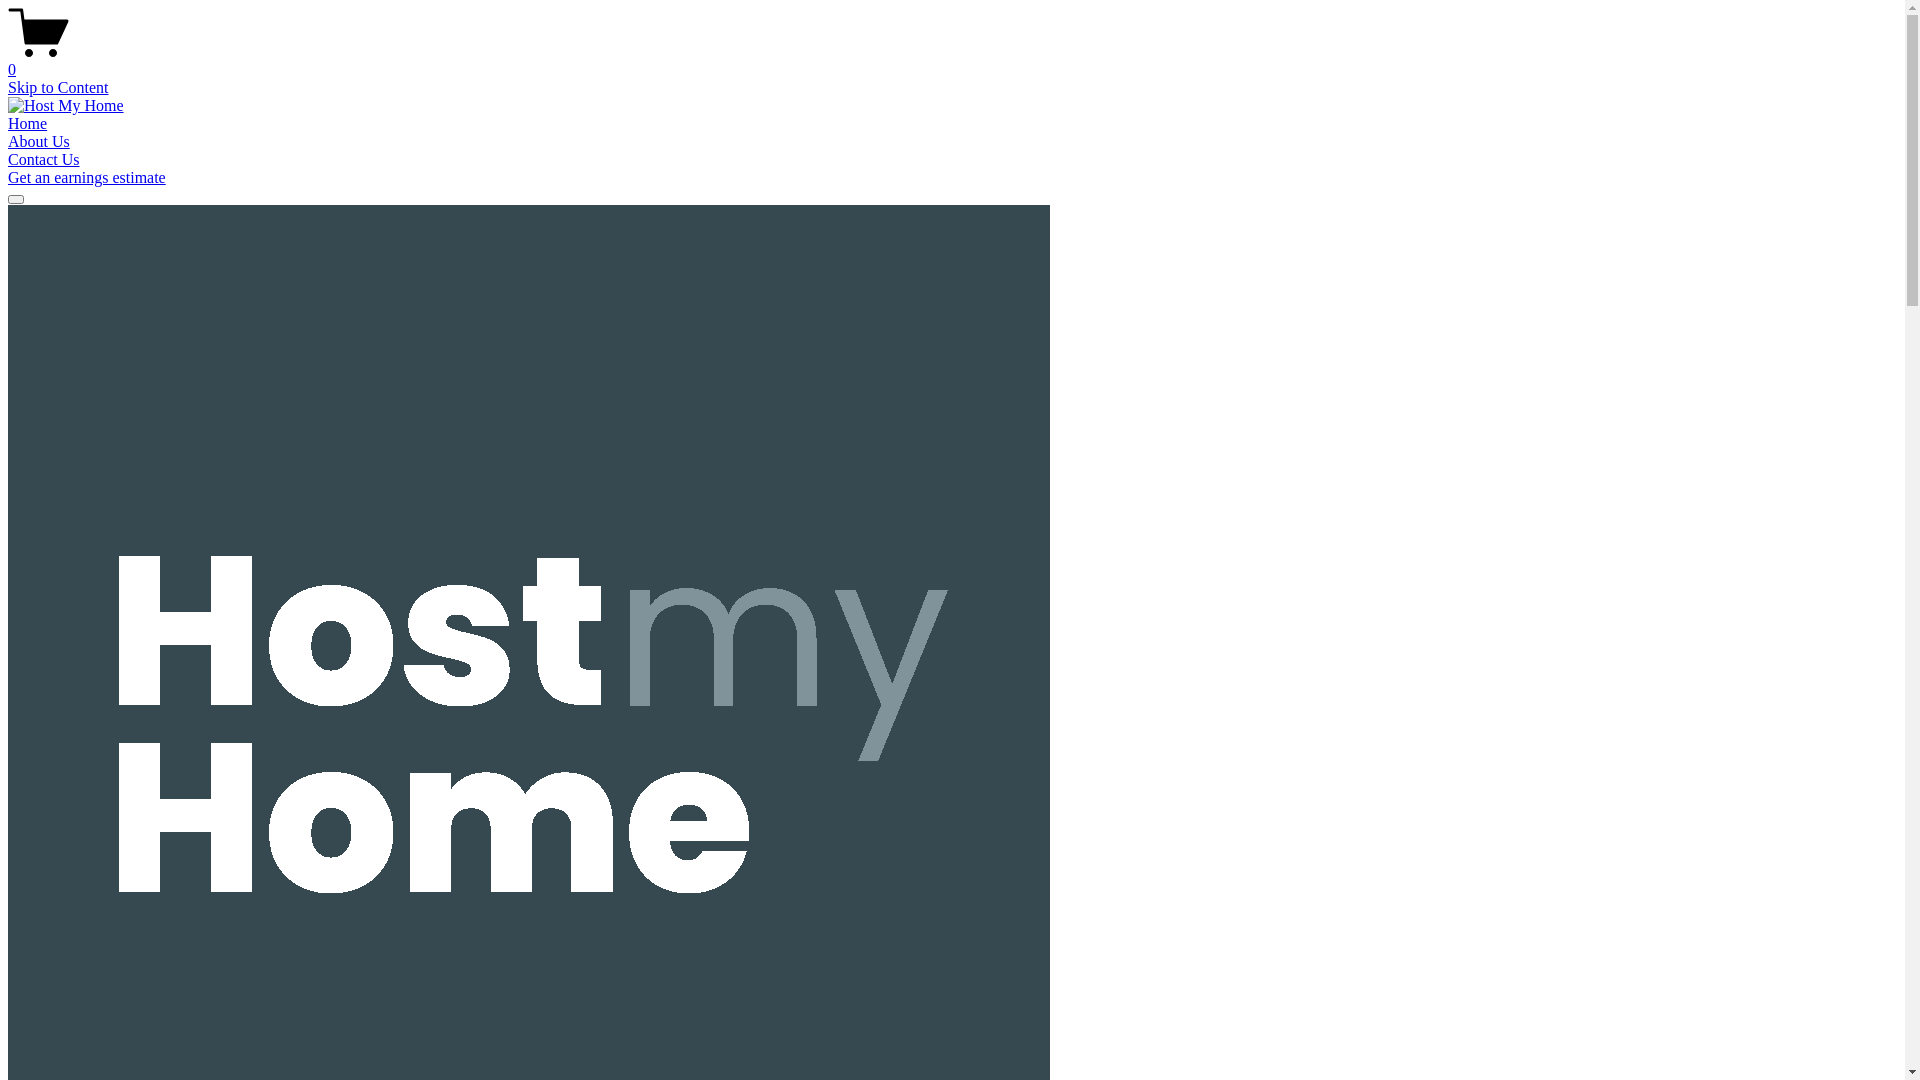  Describe the element at coordinates (951, 60) in the screenshot. I see `'0'` at that location.